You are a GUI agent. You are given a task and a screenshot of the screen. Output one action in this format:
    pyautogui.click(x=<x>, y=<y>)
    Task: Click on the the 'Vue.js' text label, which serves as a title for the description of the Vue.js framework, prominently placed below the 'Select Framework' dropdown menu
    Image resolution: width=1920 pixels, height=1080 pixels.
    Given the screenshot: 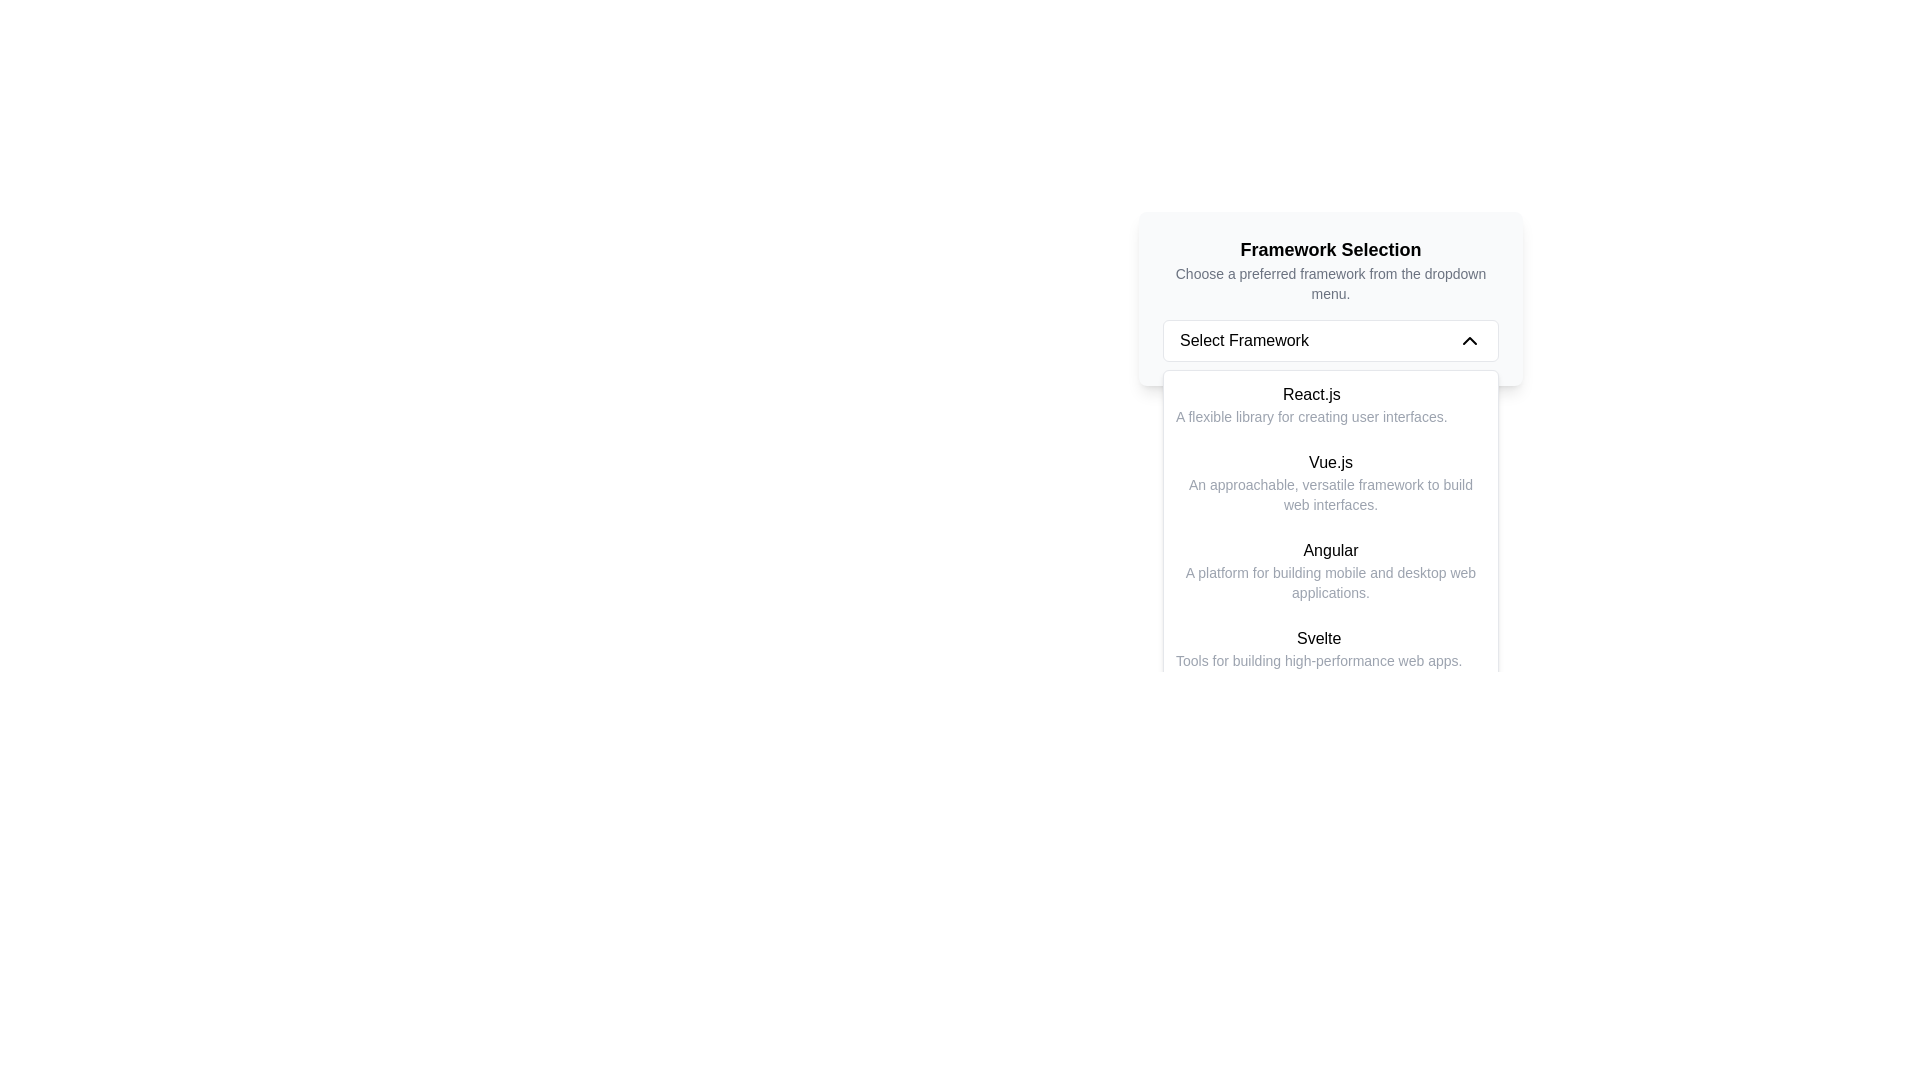 What is the action you would take?
    pyautogui.click(x=1330, y=462)
    